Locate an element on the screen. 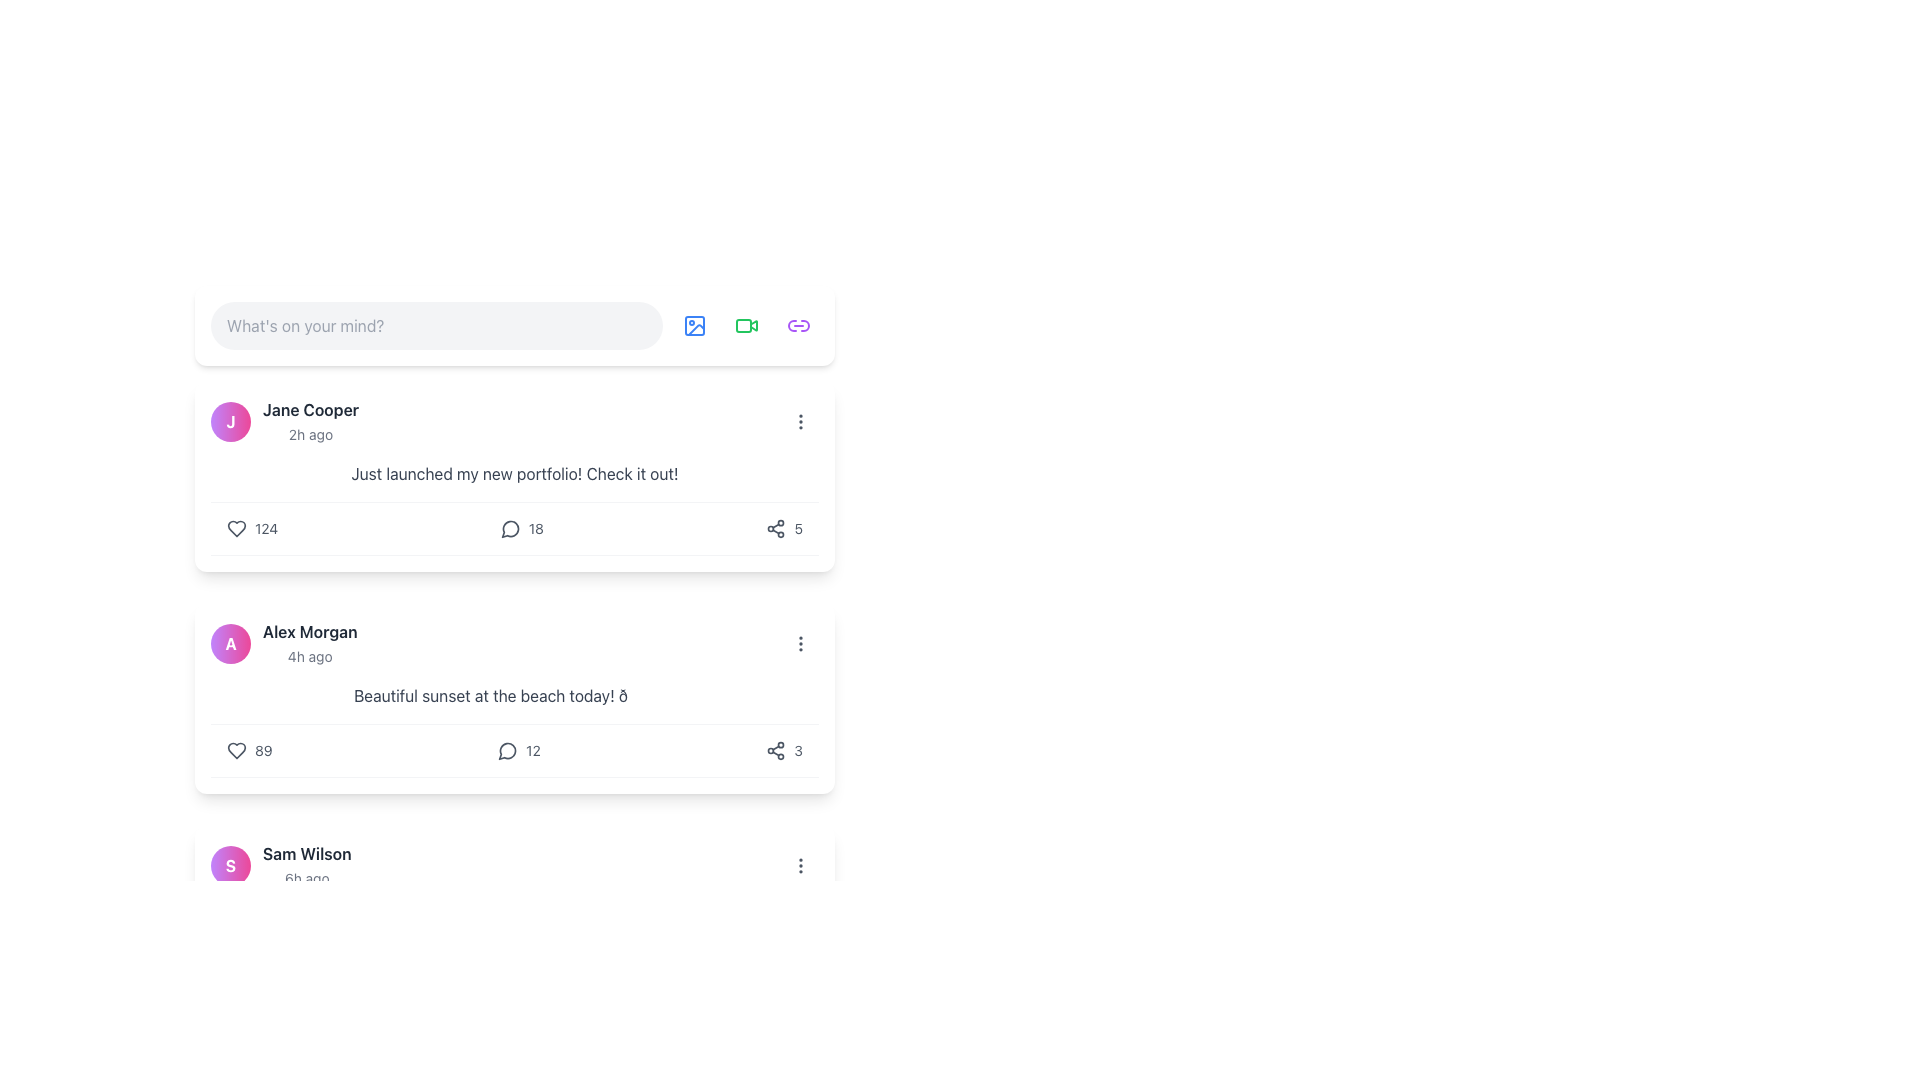 The image size is (1920, 1080). the static text element displaying '124', styled in small gray font, which indicates interaction count next to a heart icon in the post view is located at coordinates (265, 527).